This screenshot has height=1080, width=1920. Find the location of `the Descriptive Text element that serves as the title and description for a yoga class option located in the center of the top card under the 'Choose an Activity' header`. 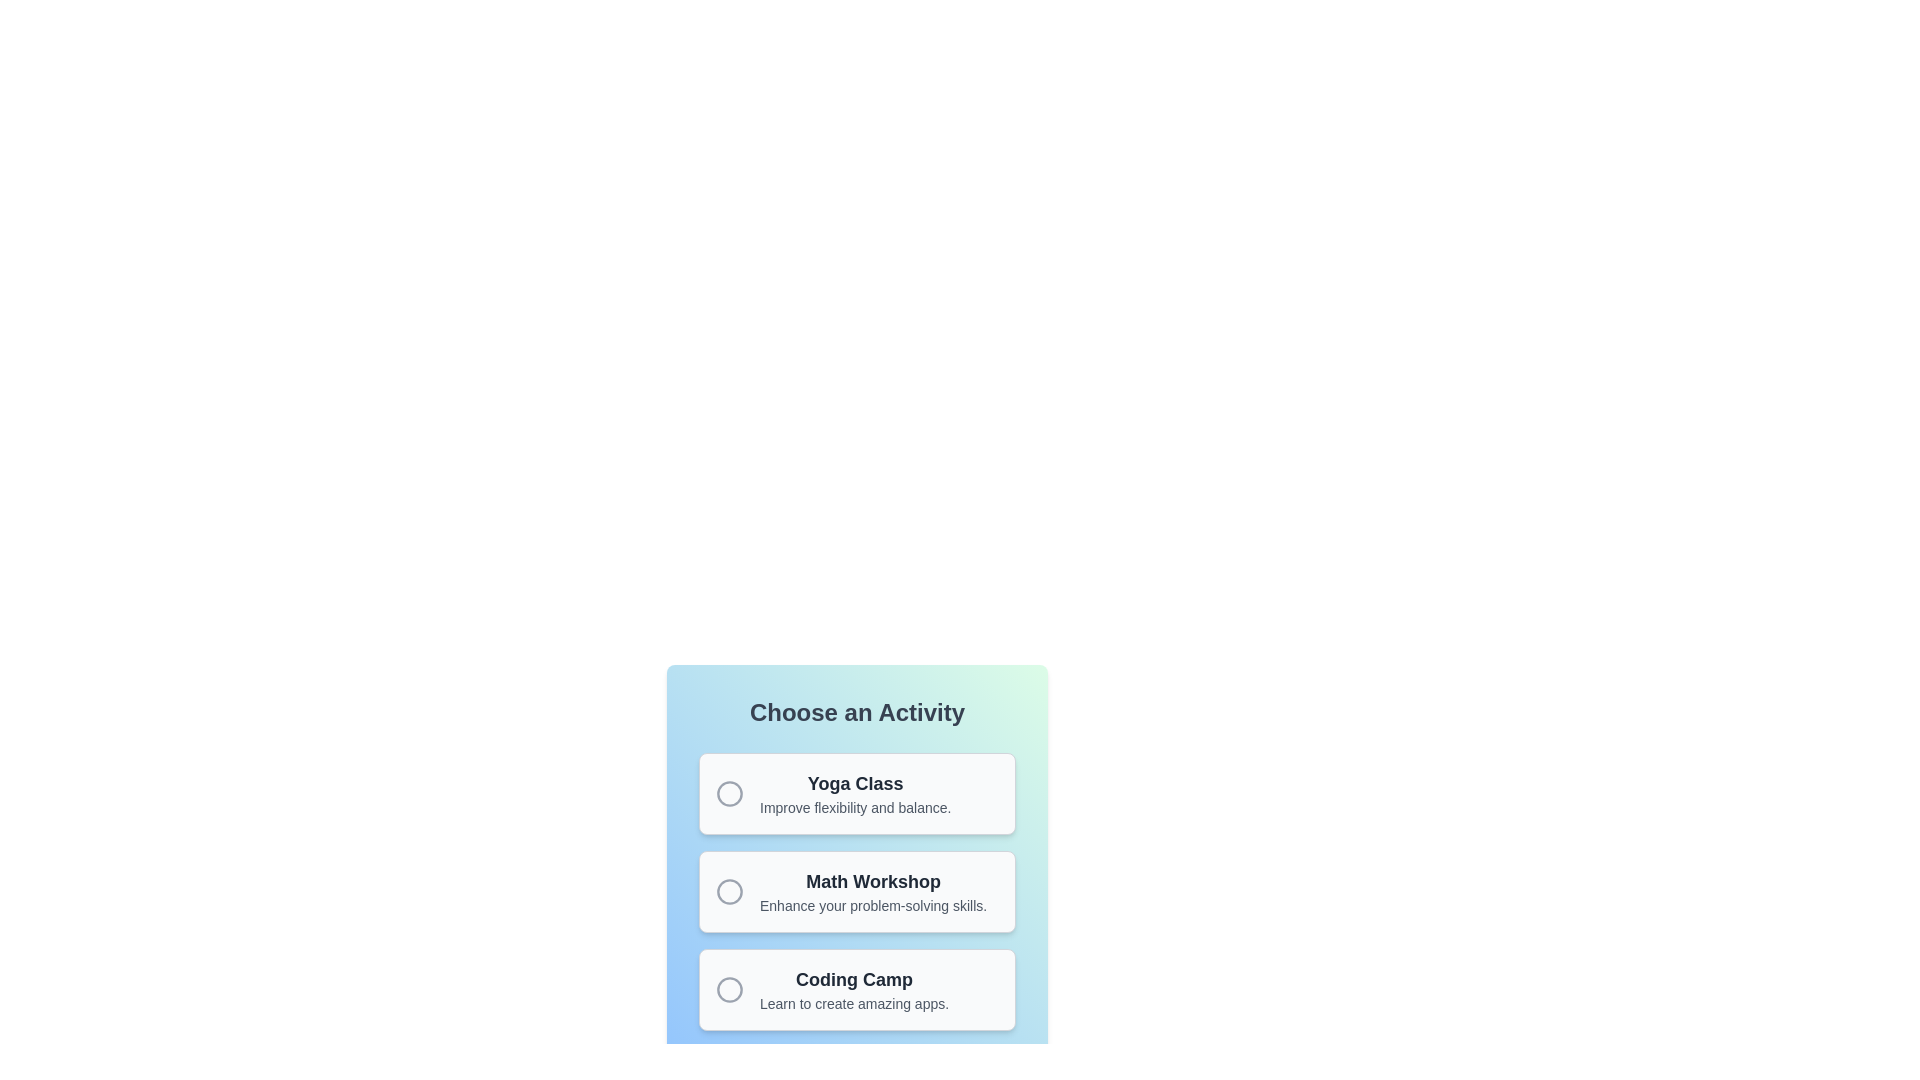

the Descriptive Text element that serves as the title and description for a yoga class option located in the center of the top card under the 'Choose an Activity' header is located at coordinates (855, 793).